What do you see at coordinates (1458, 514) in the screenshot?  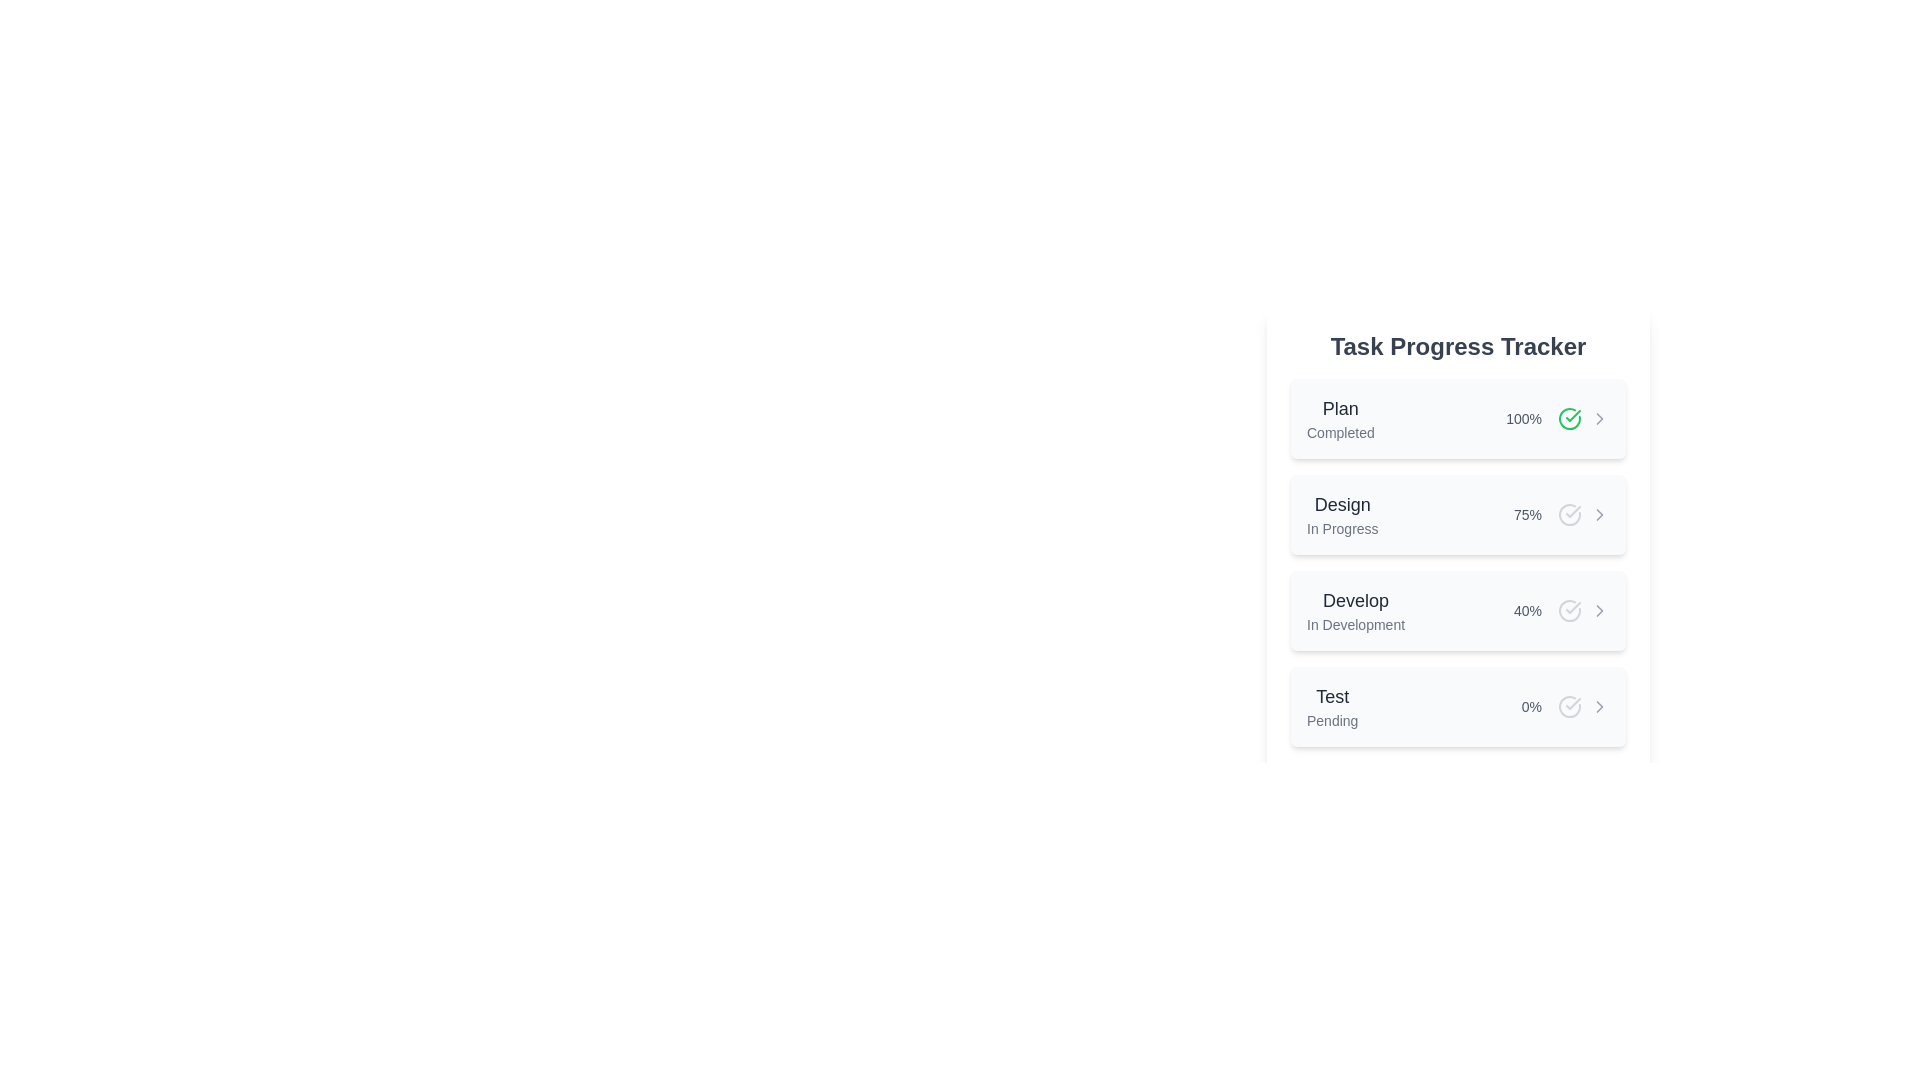 I see `the Status card representing the progress tracker for the 'Design' phase, which is located between the 'Plan - Completed' card and the 'Develop - In Development' card` at bounding box center [1458, 514].